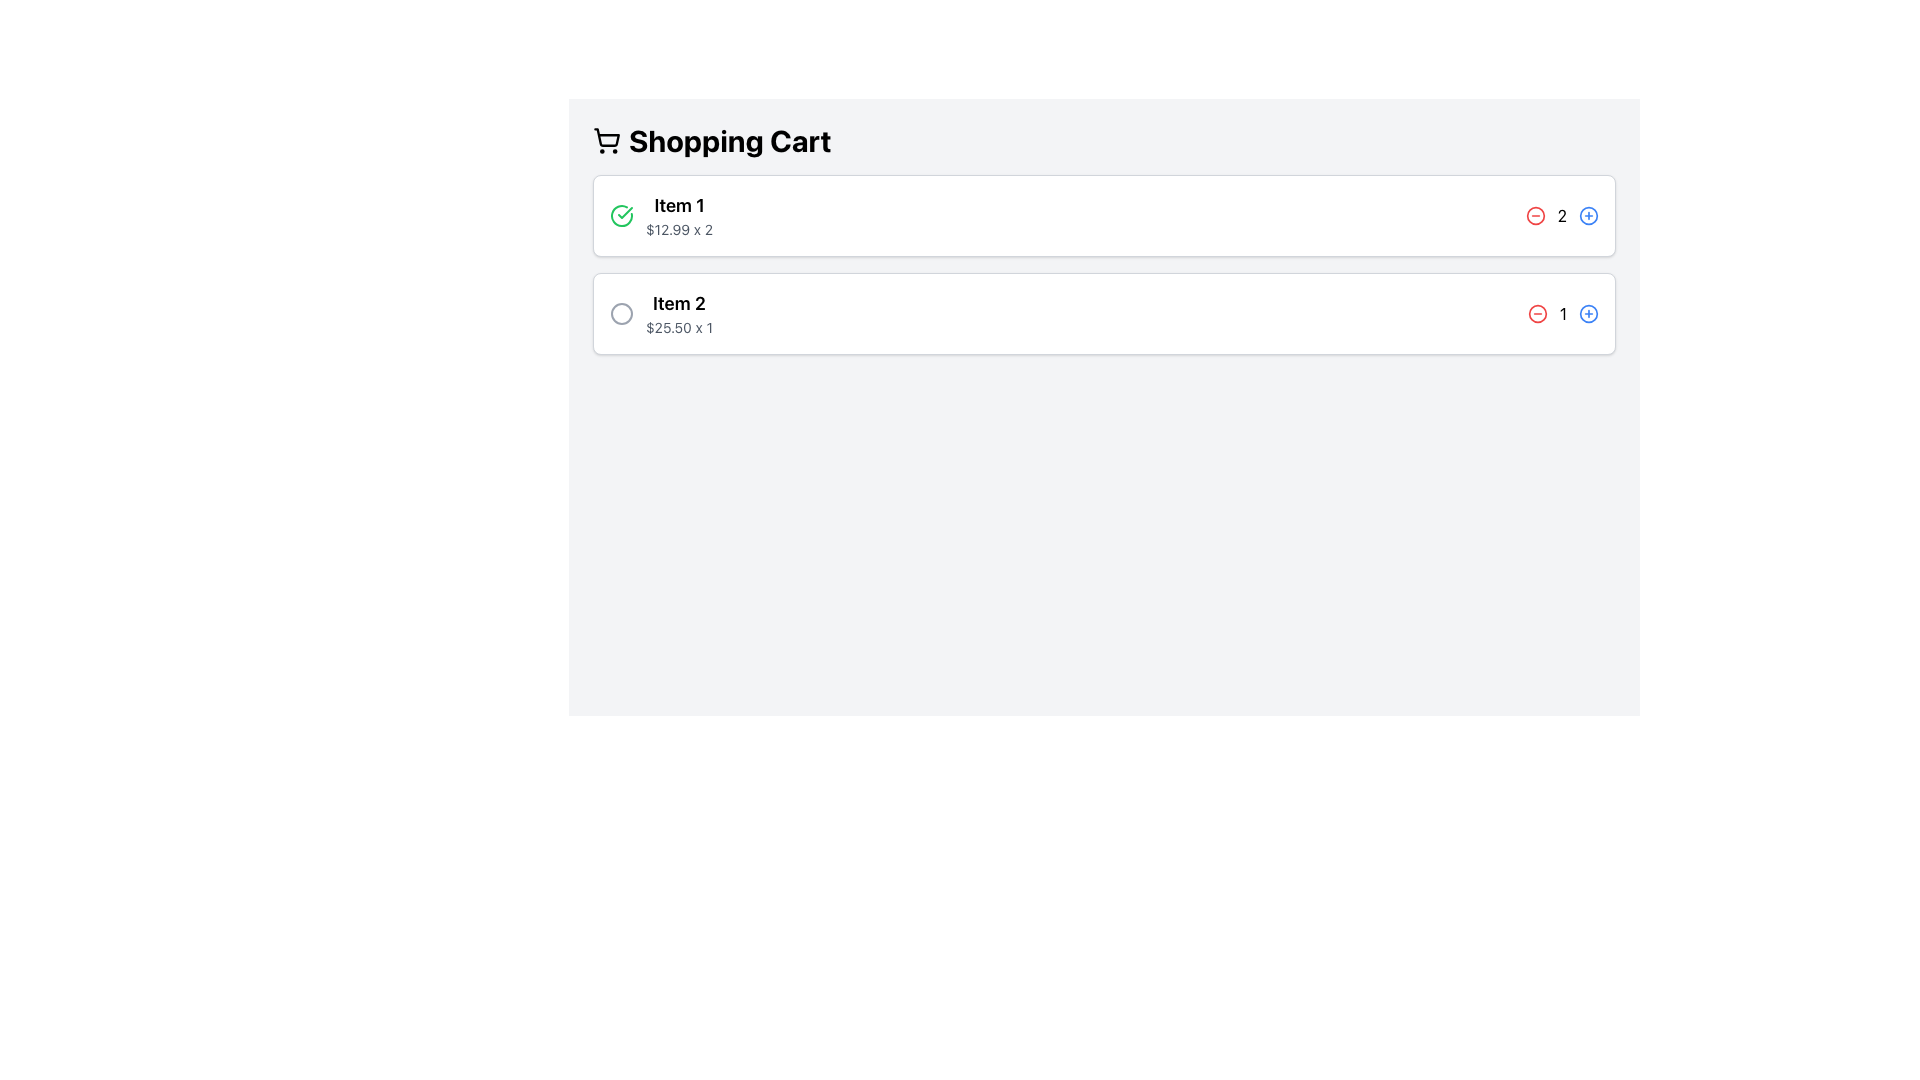  I want to click on the title Text Label of the first item in the shopping cart, which provides information about the specific item being referenced, so click(679, 205).